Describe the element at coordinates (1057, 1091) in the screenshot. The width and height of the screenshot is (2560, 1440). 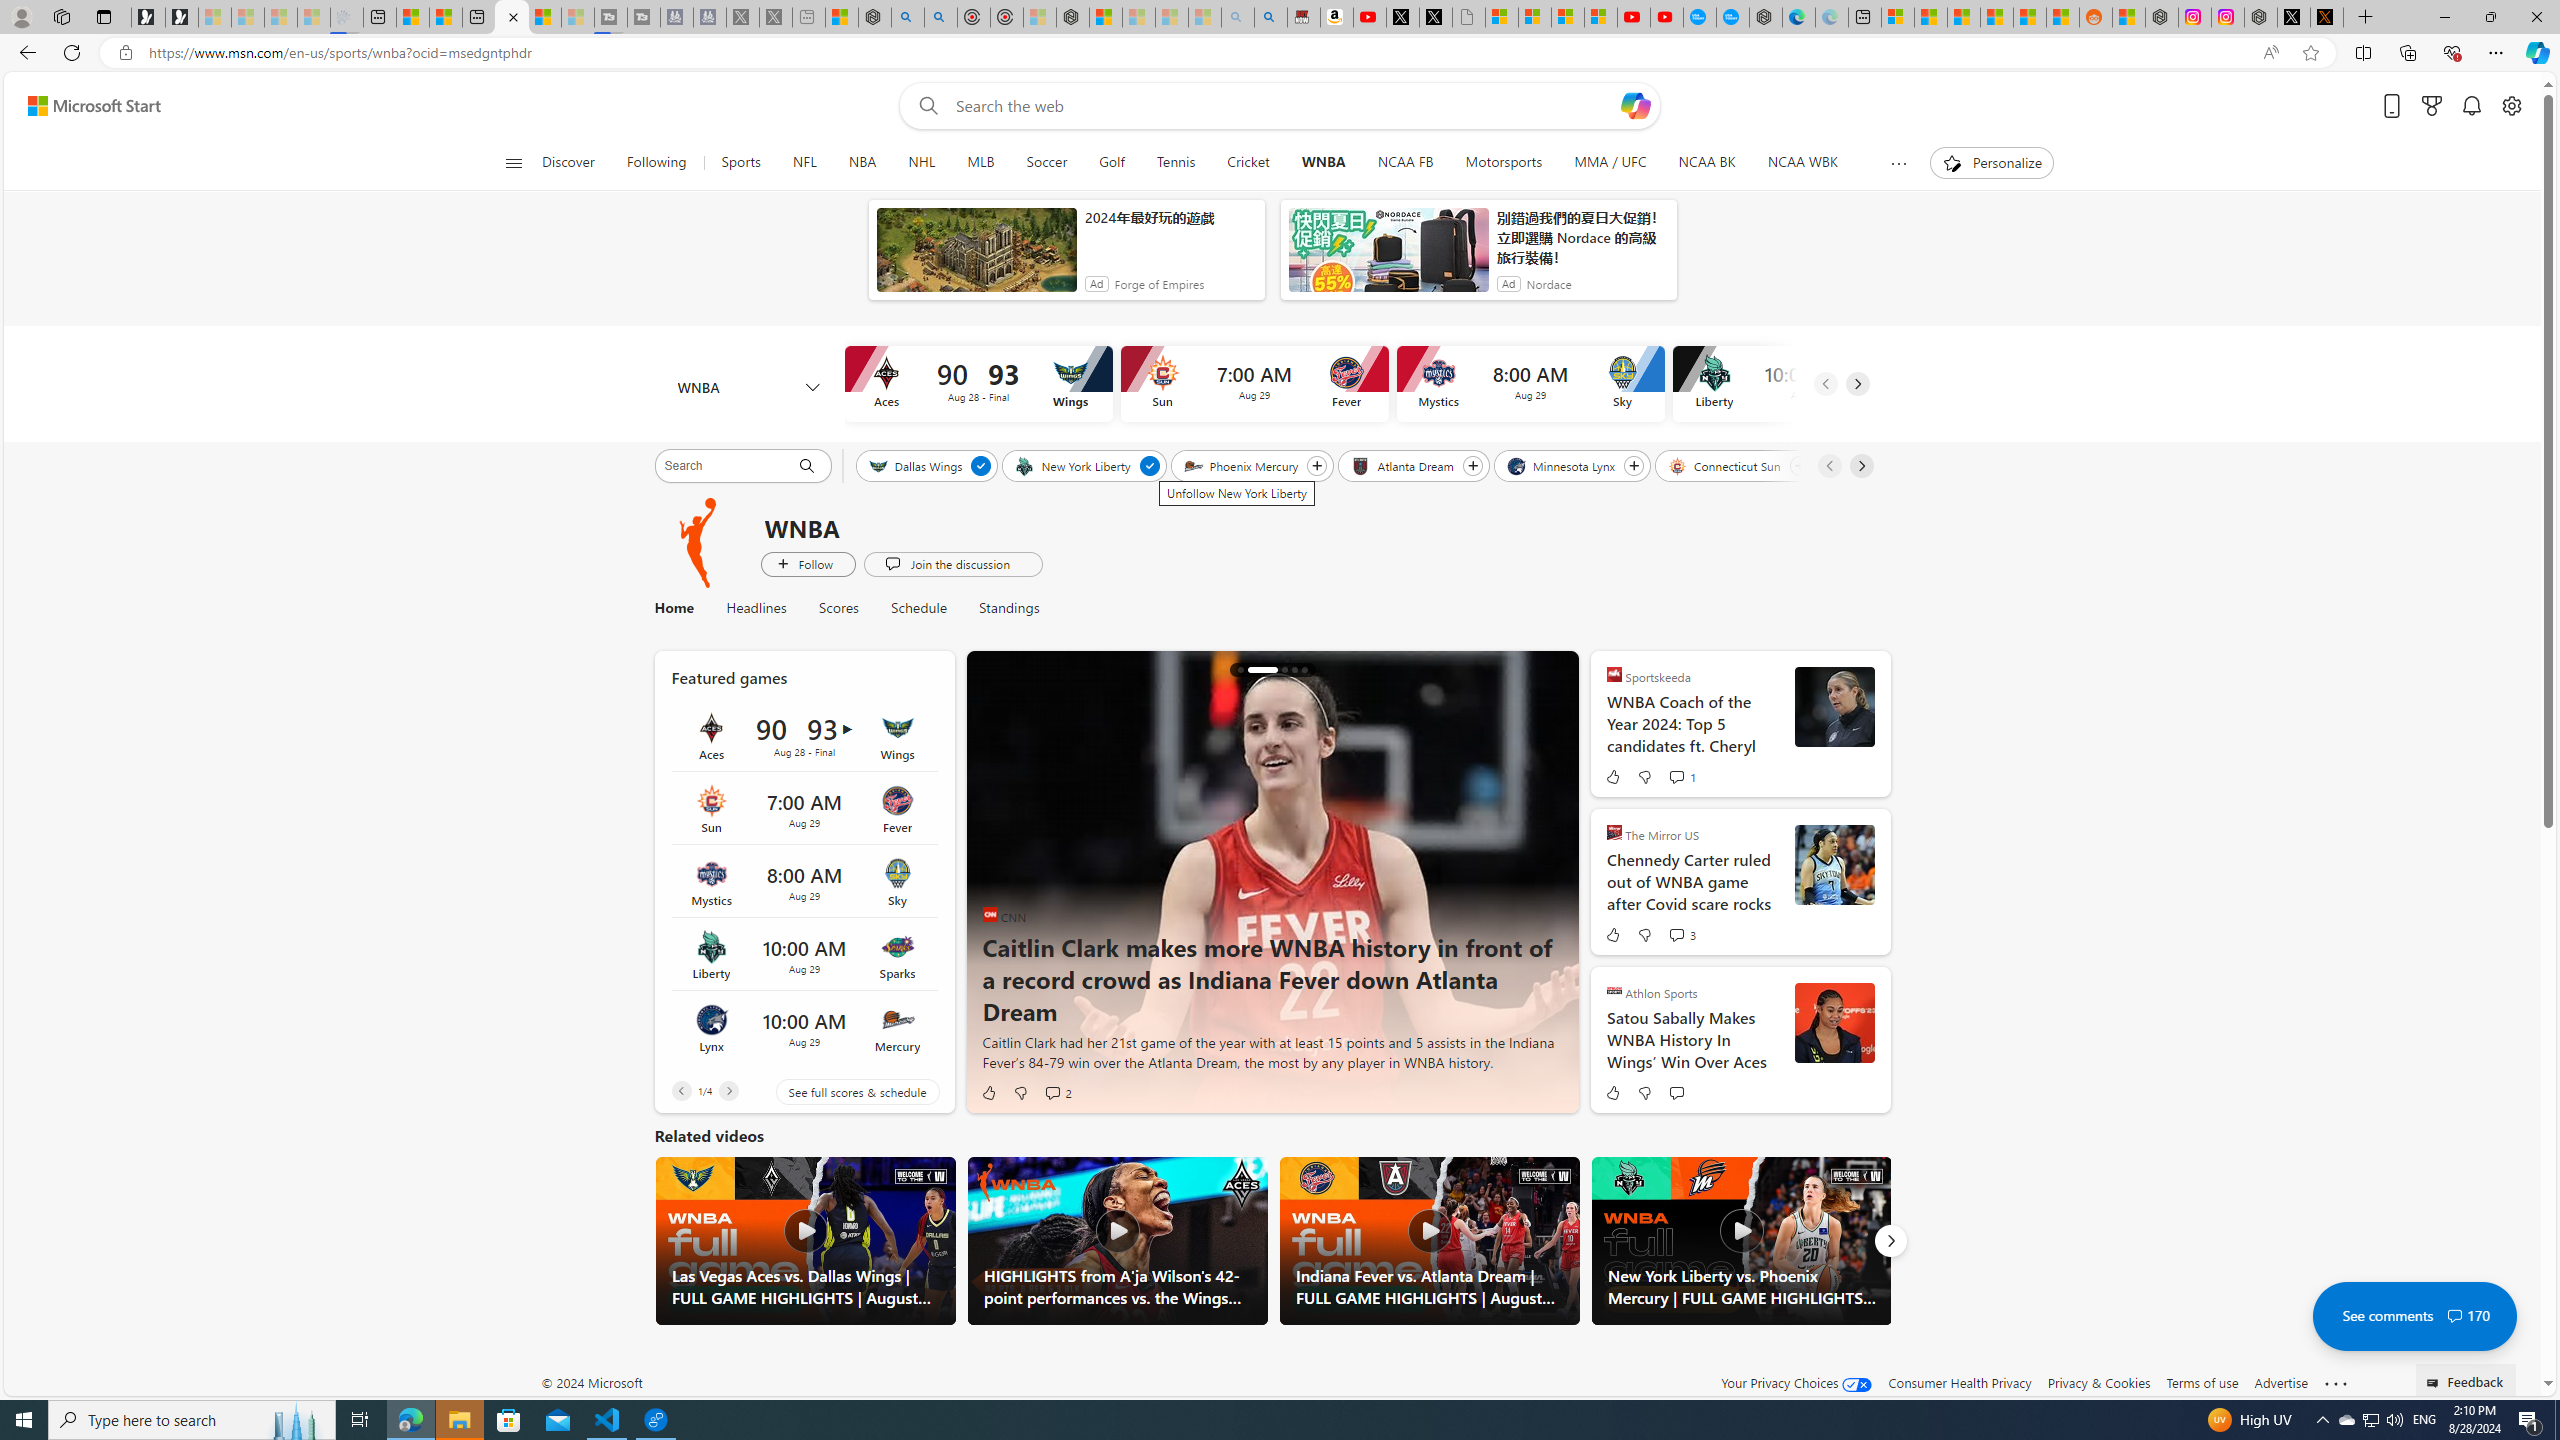
I see `'View comments 2 Comment'` at that location.